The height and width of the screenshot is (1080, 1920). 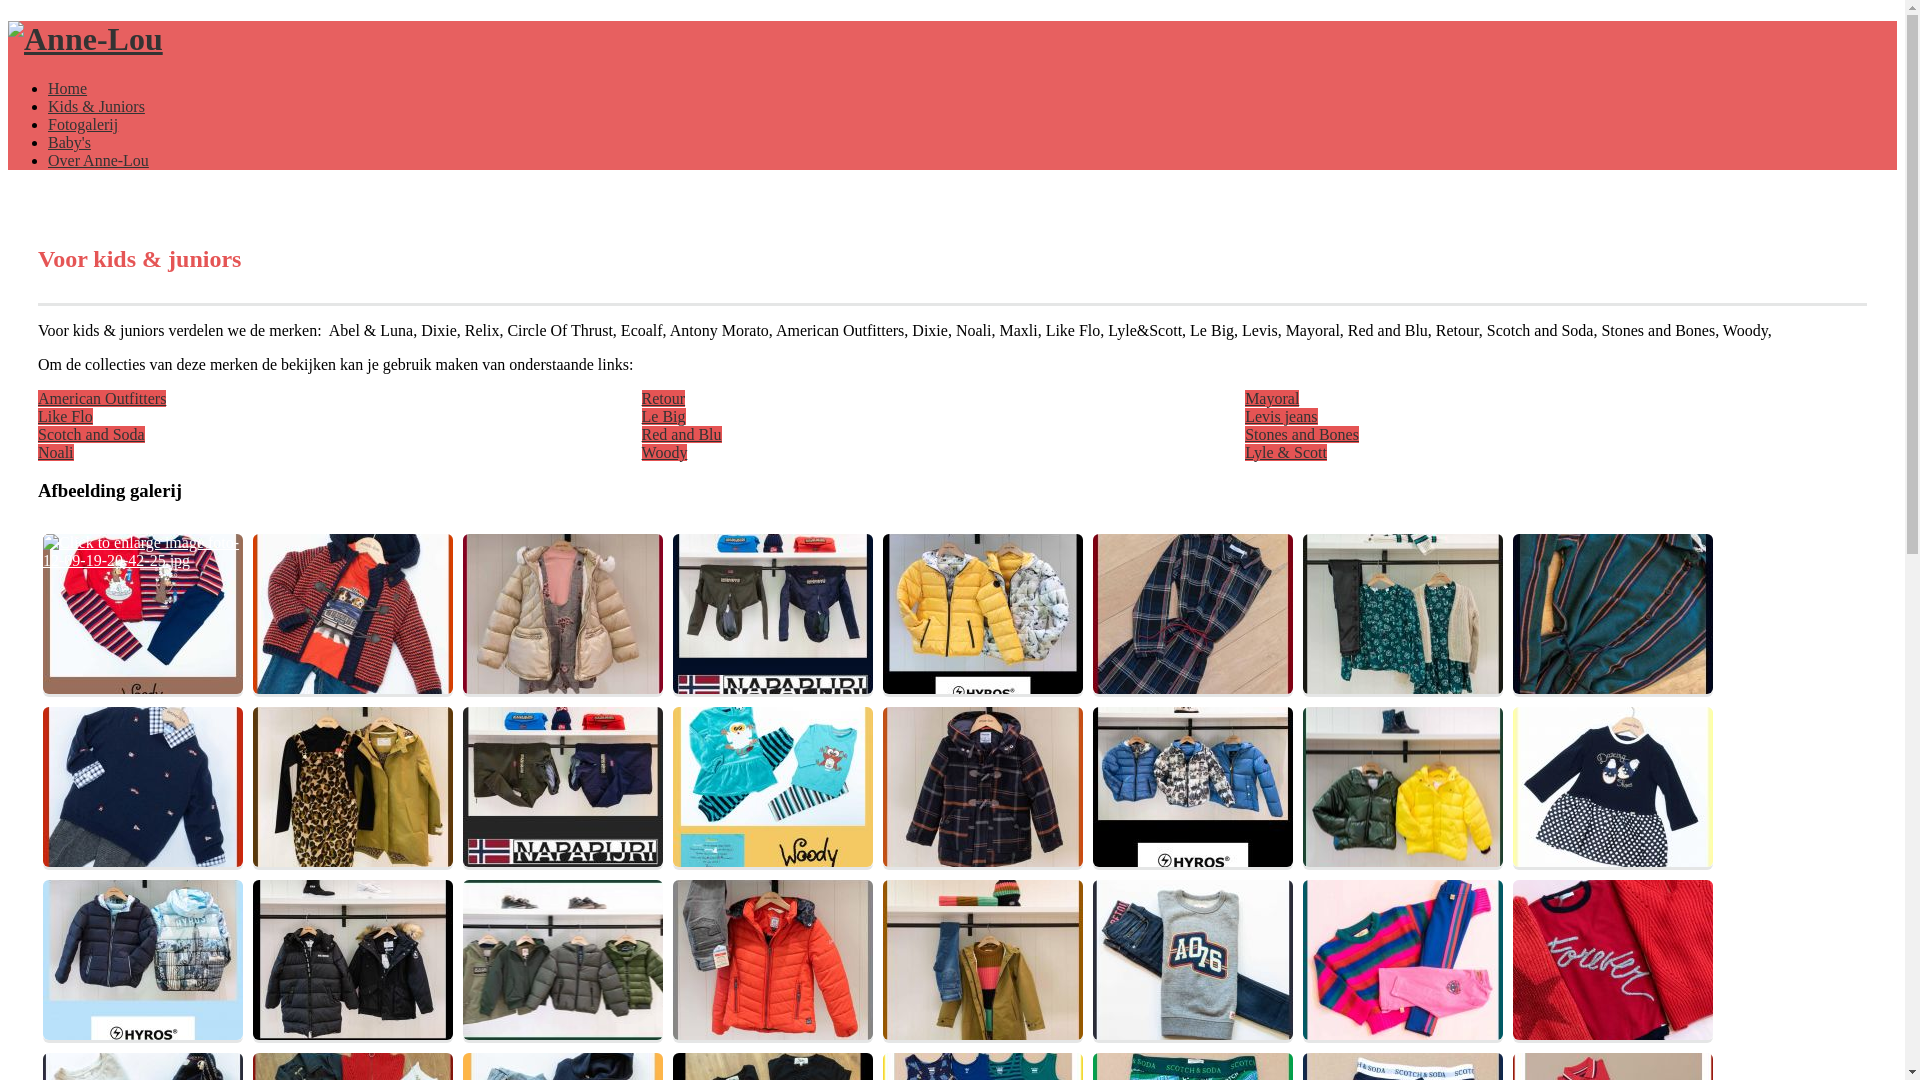 I want to click on 'Baby's', so click(x=69, y=141).